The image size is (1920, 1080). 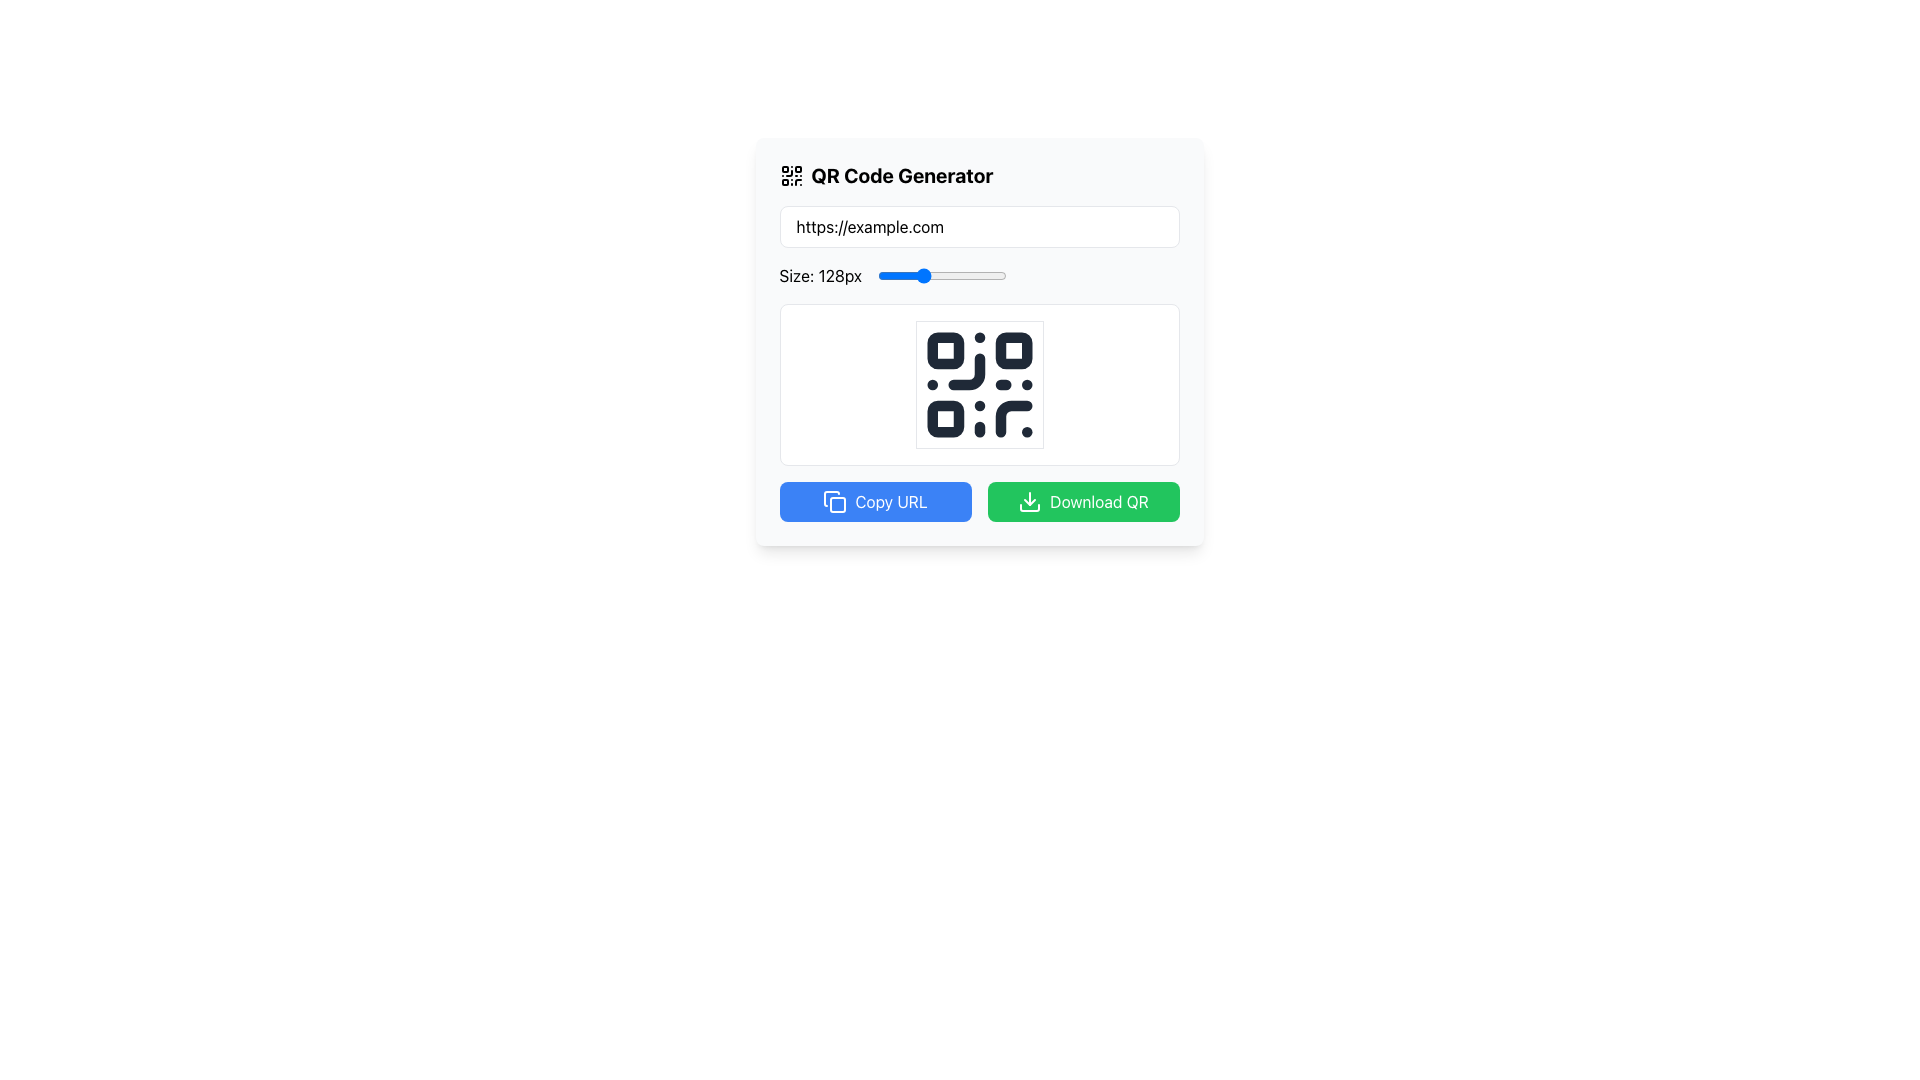 I want to click on the QR code size, so click(x=917, y=276).